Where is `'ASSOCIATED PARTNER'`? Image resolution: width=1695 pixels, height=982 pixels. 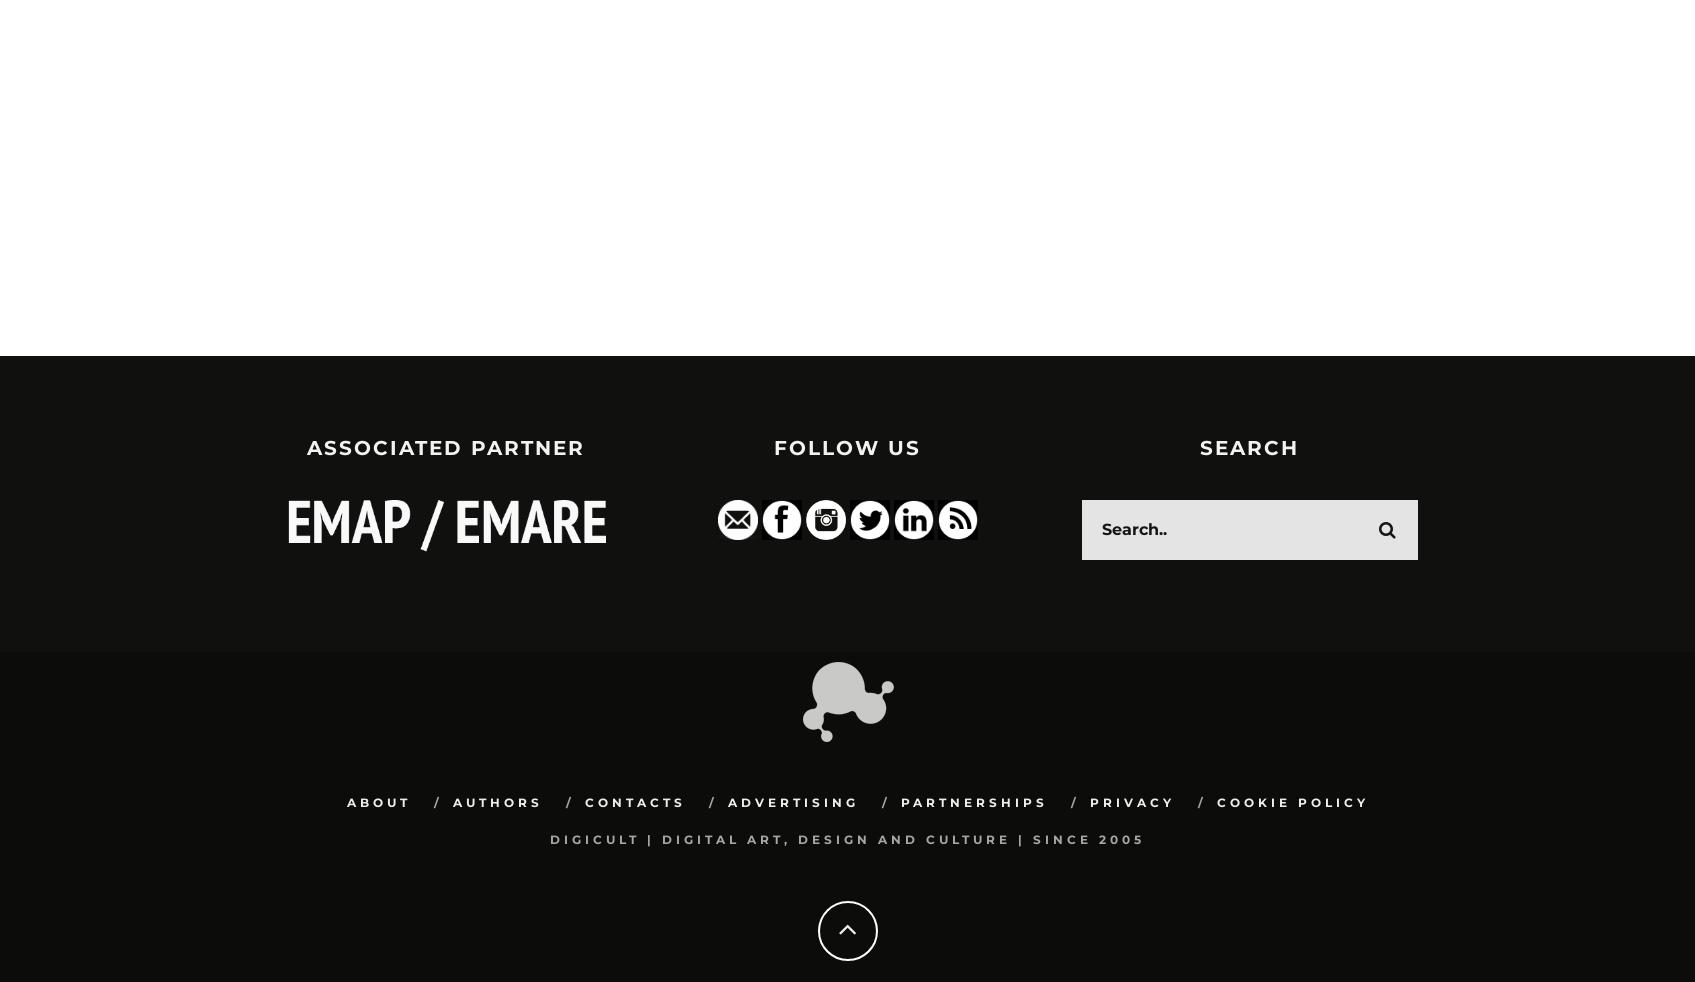 'ASSOCIATED PARTNER' is located at coordinates (444, 447).